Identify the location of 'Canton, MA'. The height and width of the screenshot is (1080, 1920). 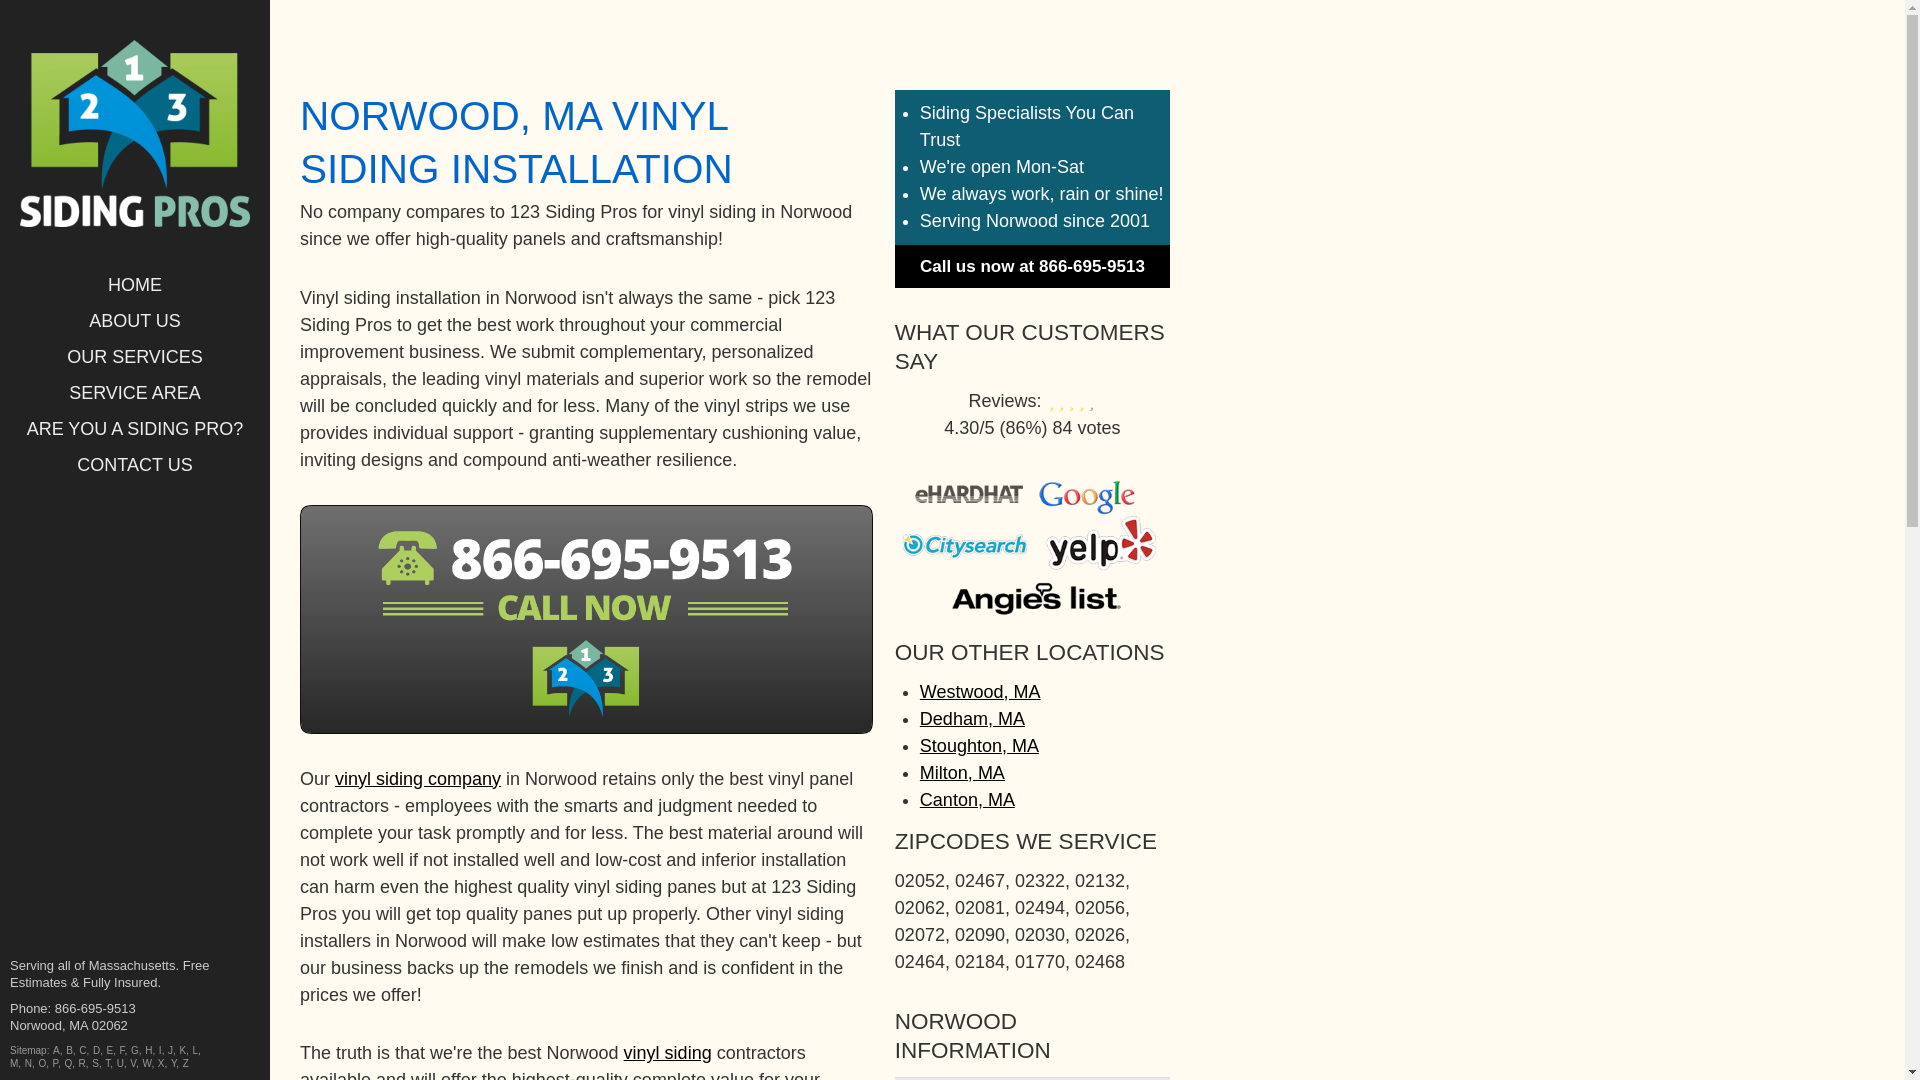
(967, 798).